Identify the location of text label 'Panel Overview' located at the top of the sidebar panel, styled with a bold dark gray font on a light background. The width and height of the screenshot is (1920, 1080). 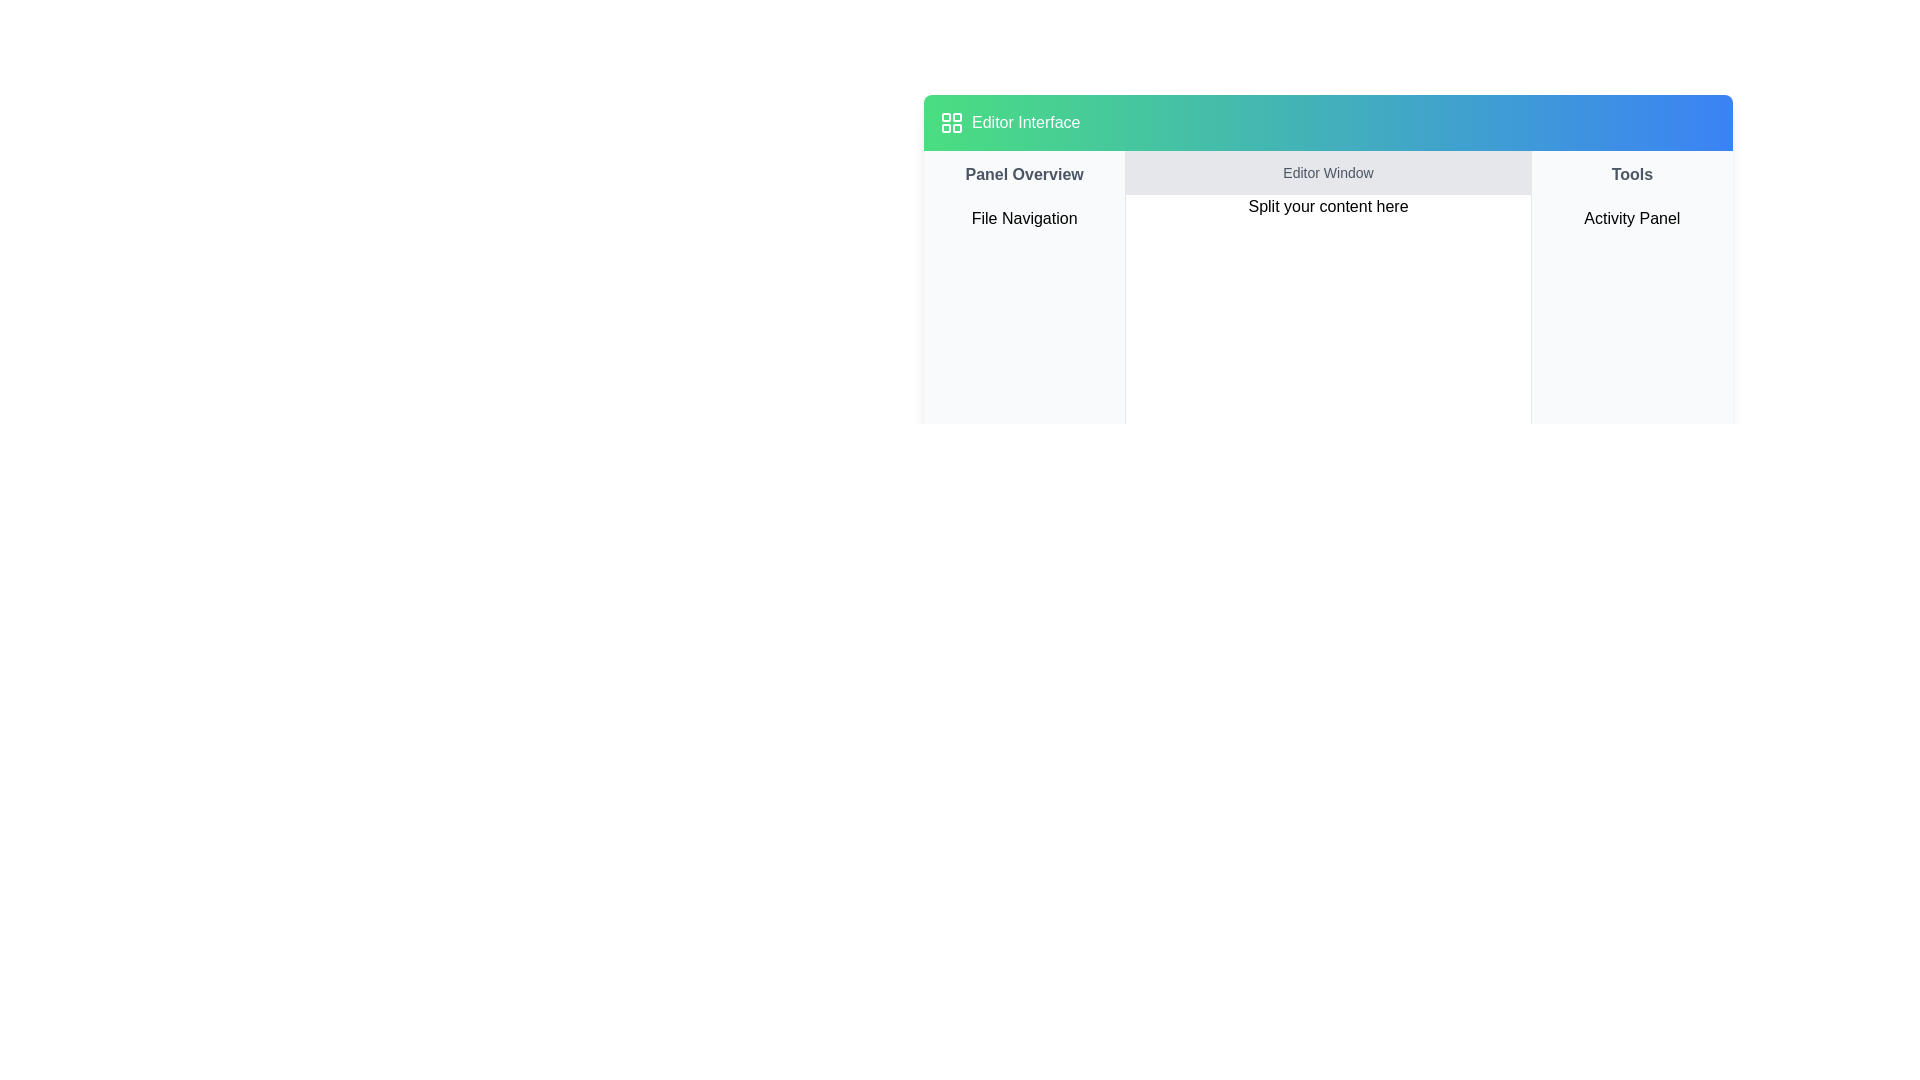
(1024, 173).